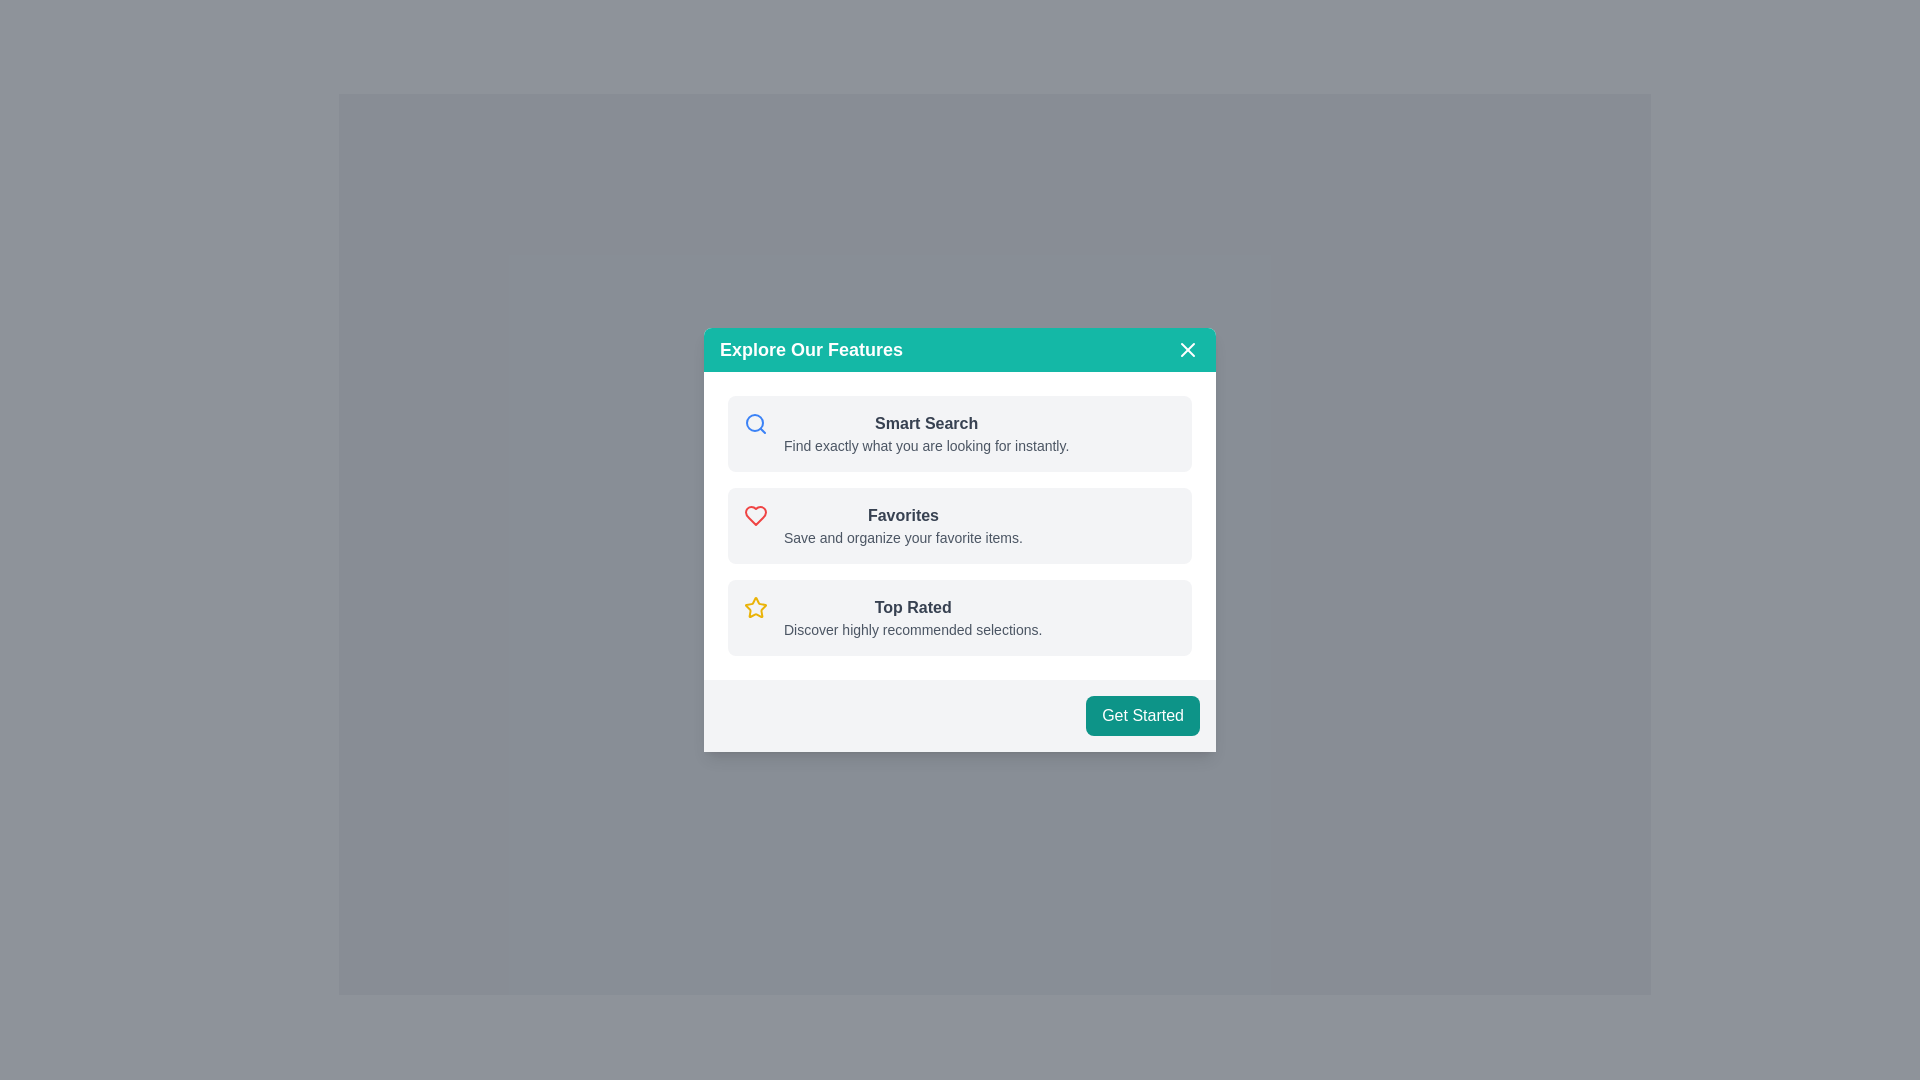  Describe the element at coordinates (925, 423) in the screenshot. I see `text heading 'Smart Search' which is styled in bold, dark text and is located at the top-left quadrant of the modal window titled 'Explore Our Features'` at that location.